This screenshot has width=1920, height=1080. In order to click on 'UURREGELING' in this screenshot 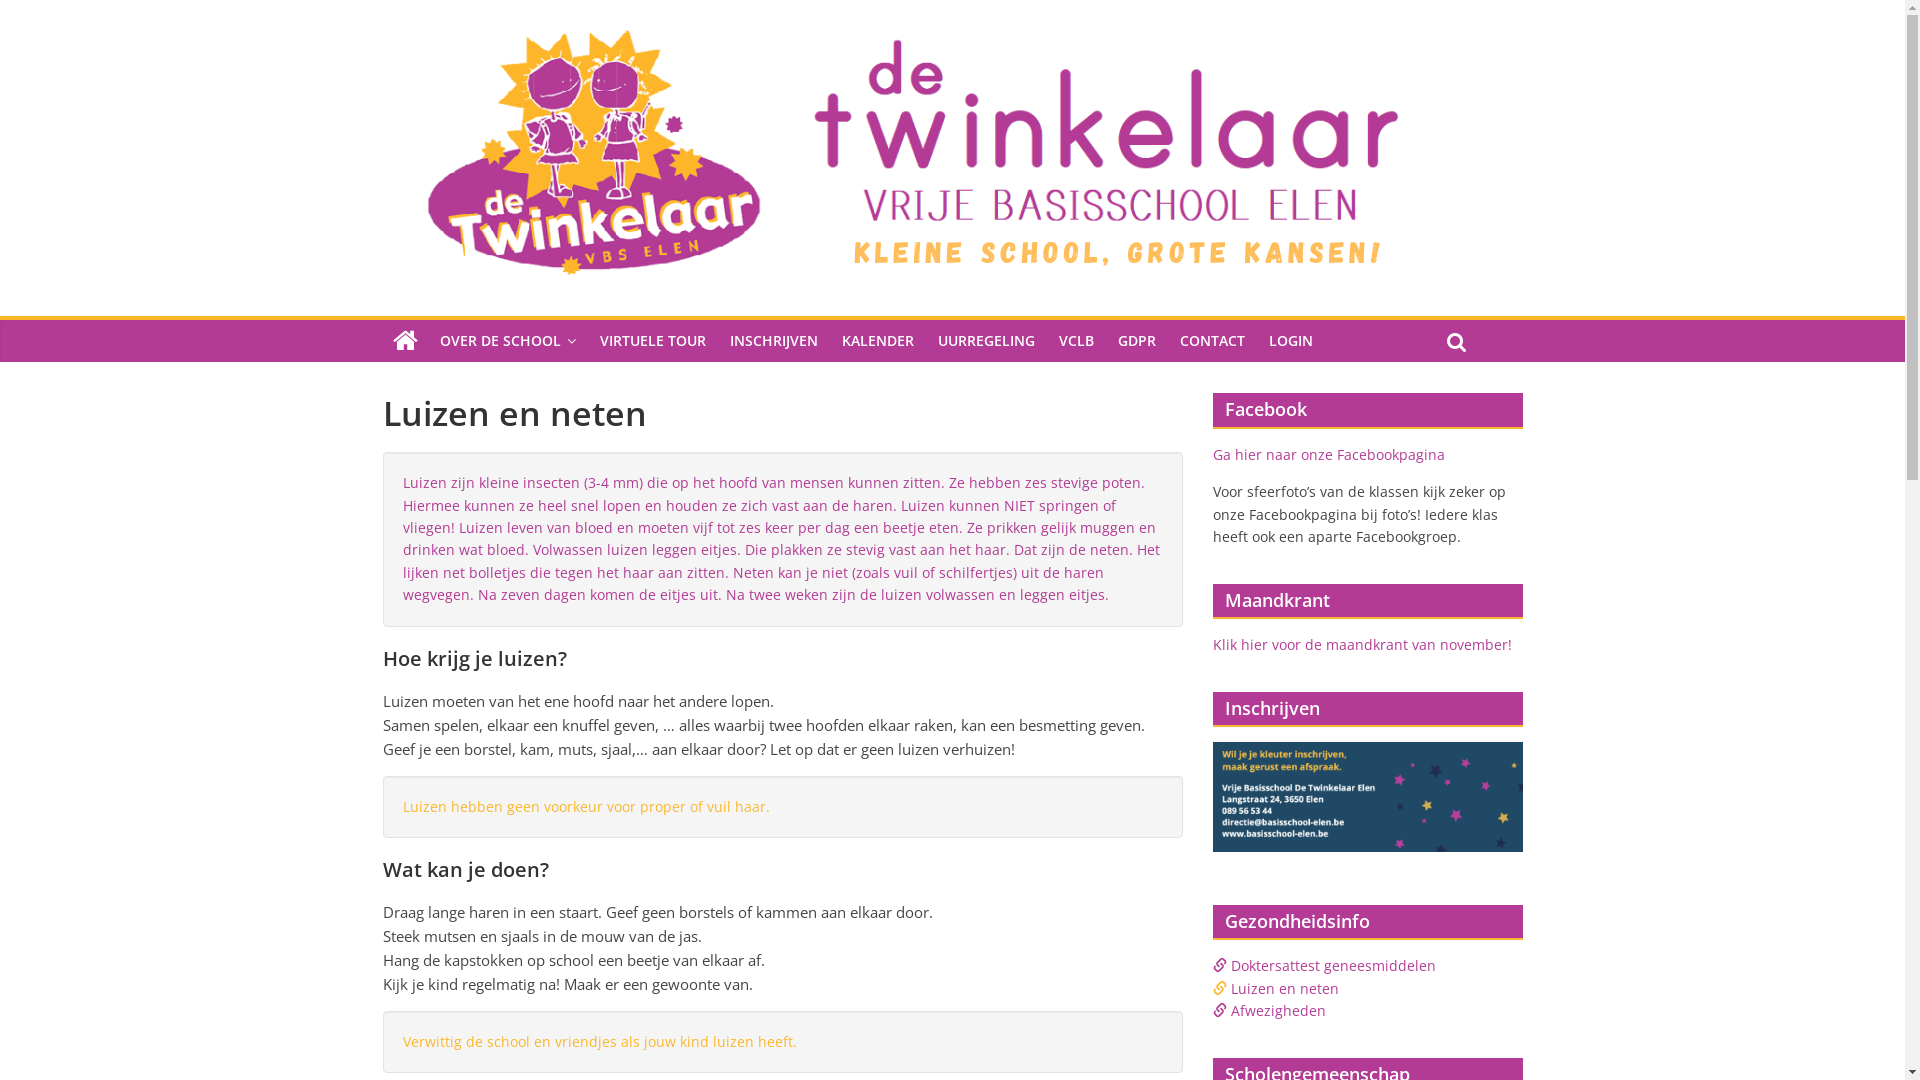, I will do `click(986, 339)`.